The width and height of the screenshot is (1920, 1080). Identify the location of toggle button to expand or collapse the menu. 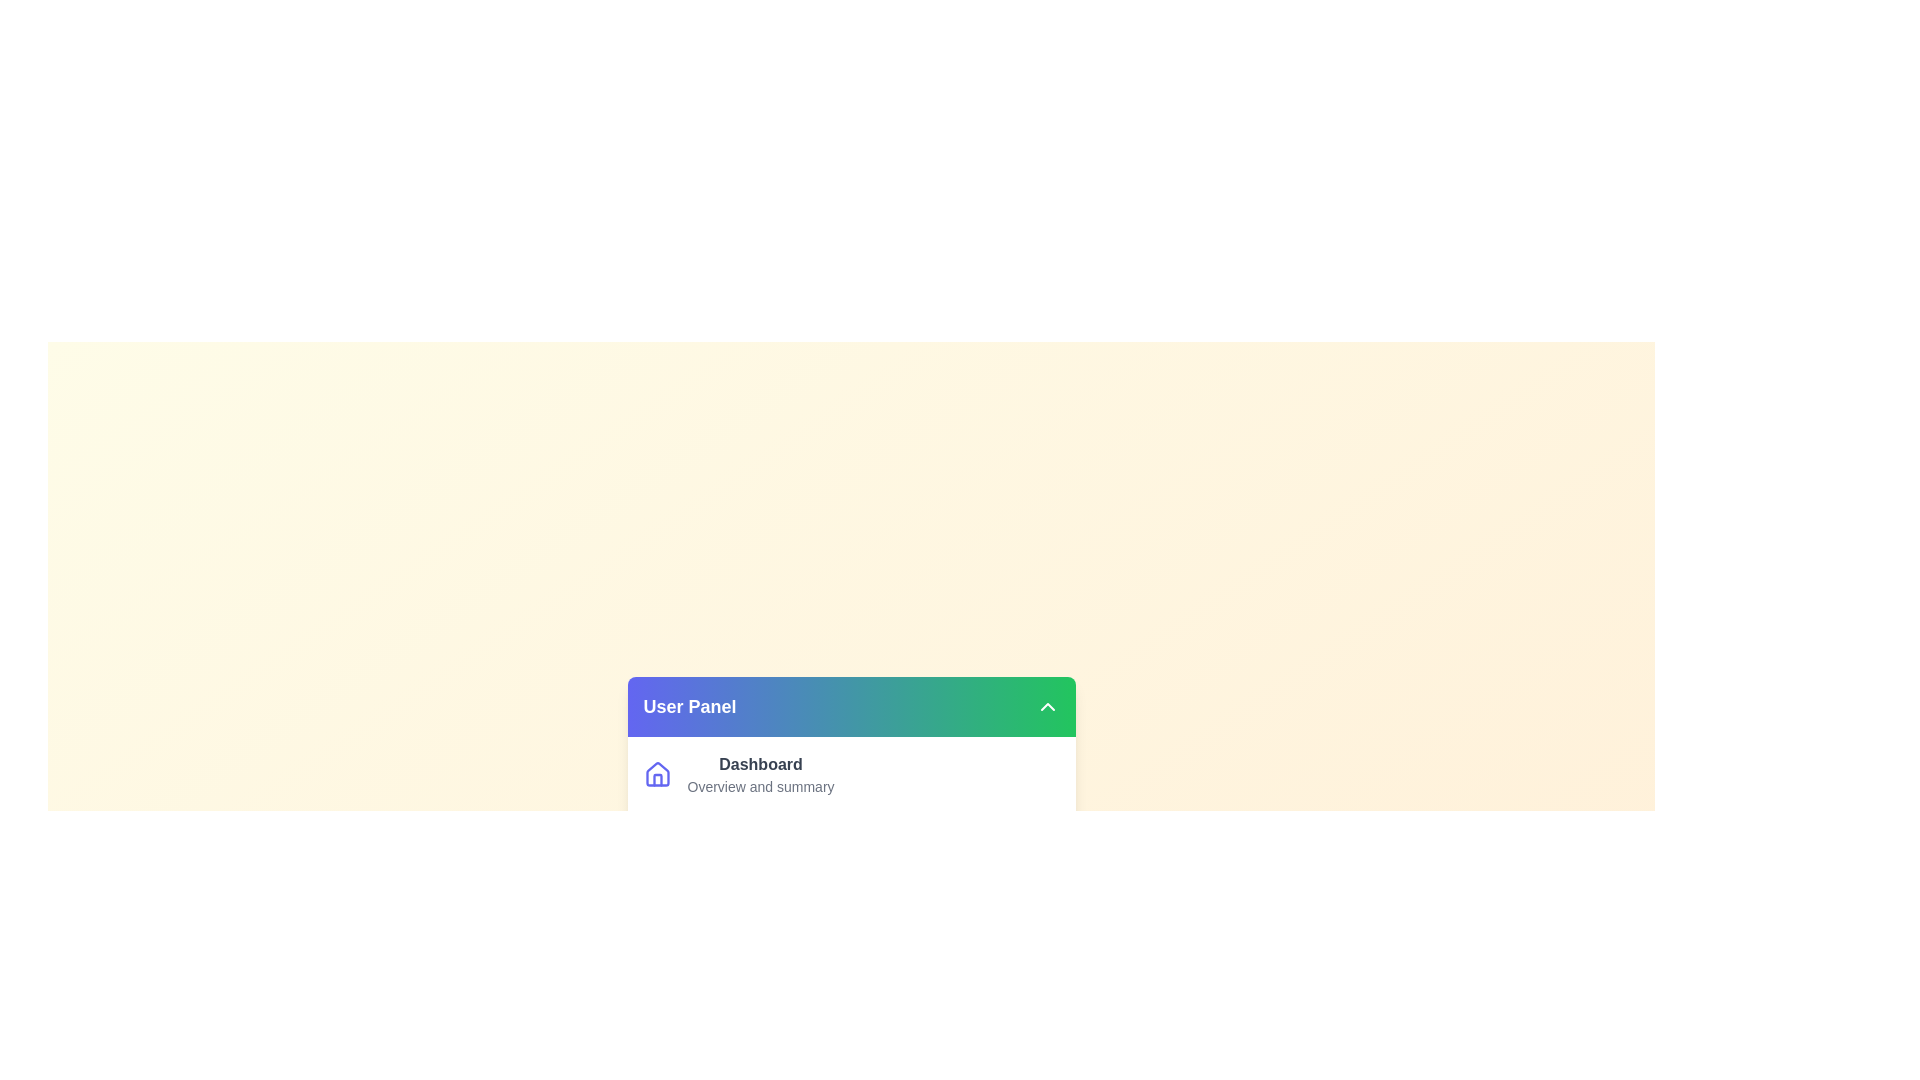
(1046, 705).